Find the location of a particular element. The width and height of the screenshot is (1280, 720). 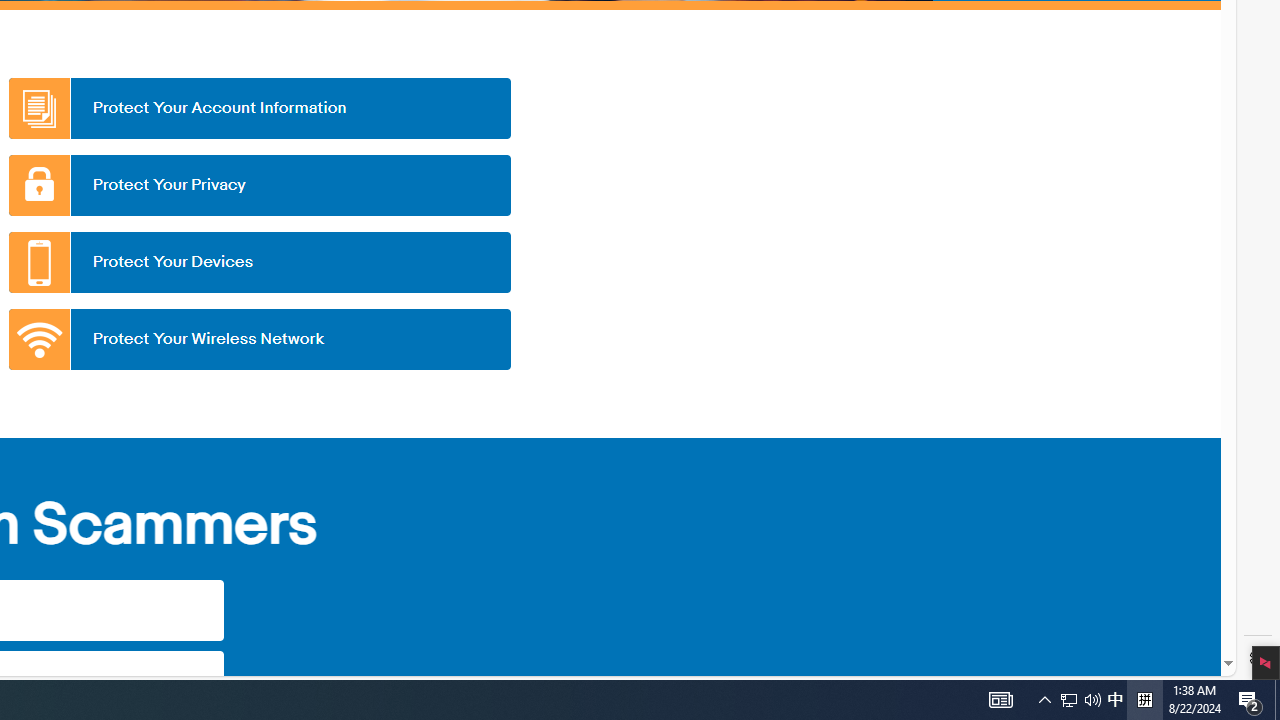

'Protect Your Wireless Network' is located at coordinates (258, 338).